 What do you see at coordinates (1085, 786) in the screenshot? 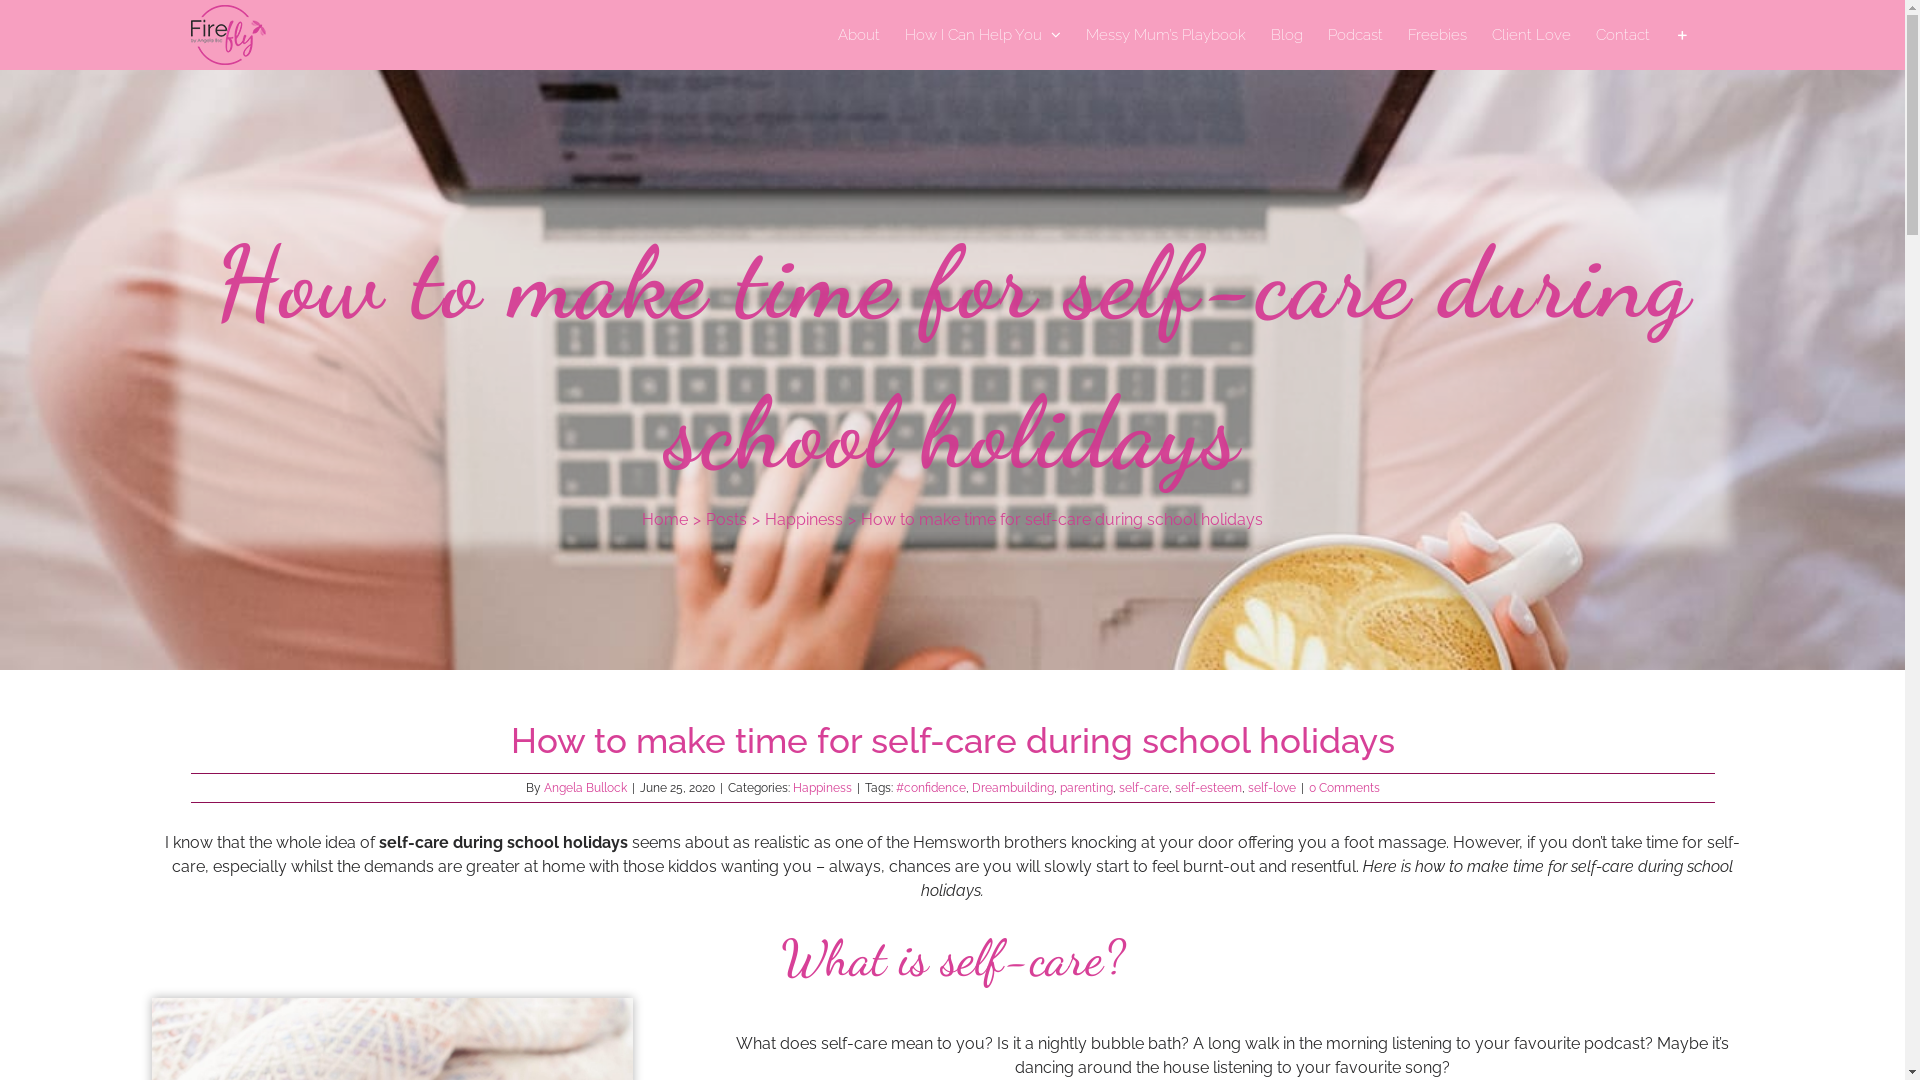
I see `'parenting'` at bounding box center [1085, 786].